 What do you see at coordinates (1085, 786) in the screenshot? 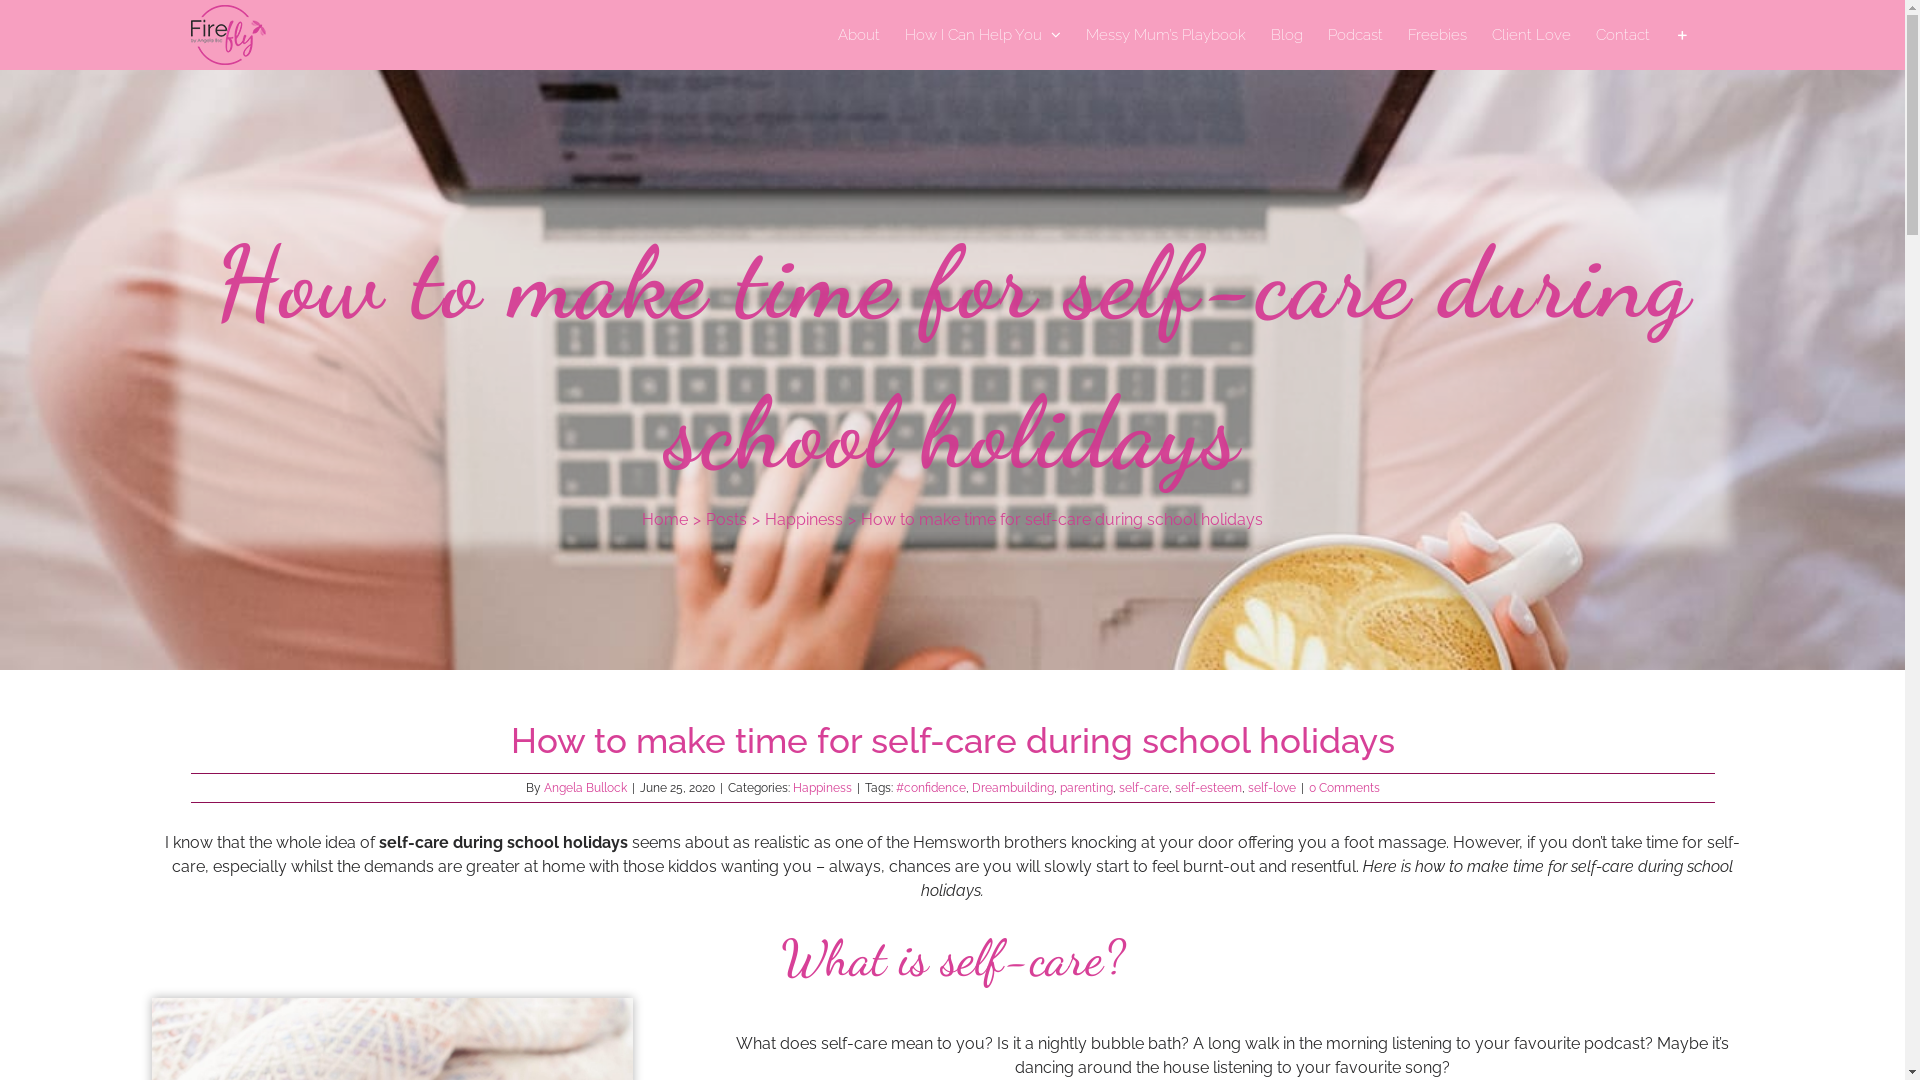
I see `'parenting'` at bounding box center [1085, 786].